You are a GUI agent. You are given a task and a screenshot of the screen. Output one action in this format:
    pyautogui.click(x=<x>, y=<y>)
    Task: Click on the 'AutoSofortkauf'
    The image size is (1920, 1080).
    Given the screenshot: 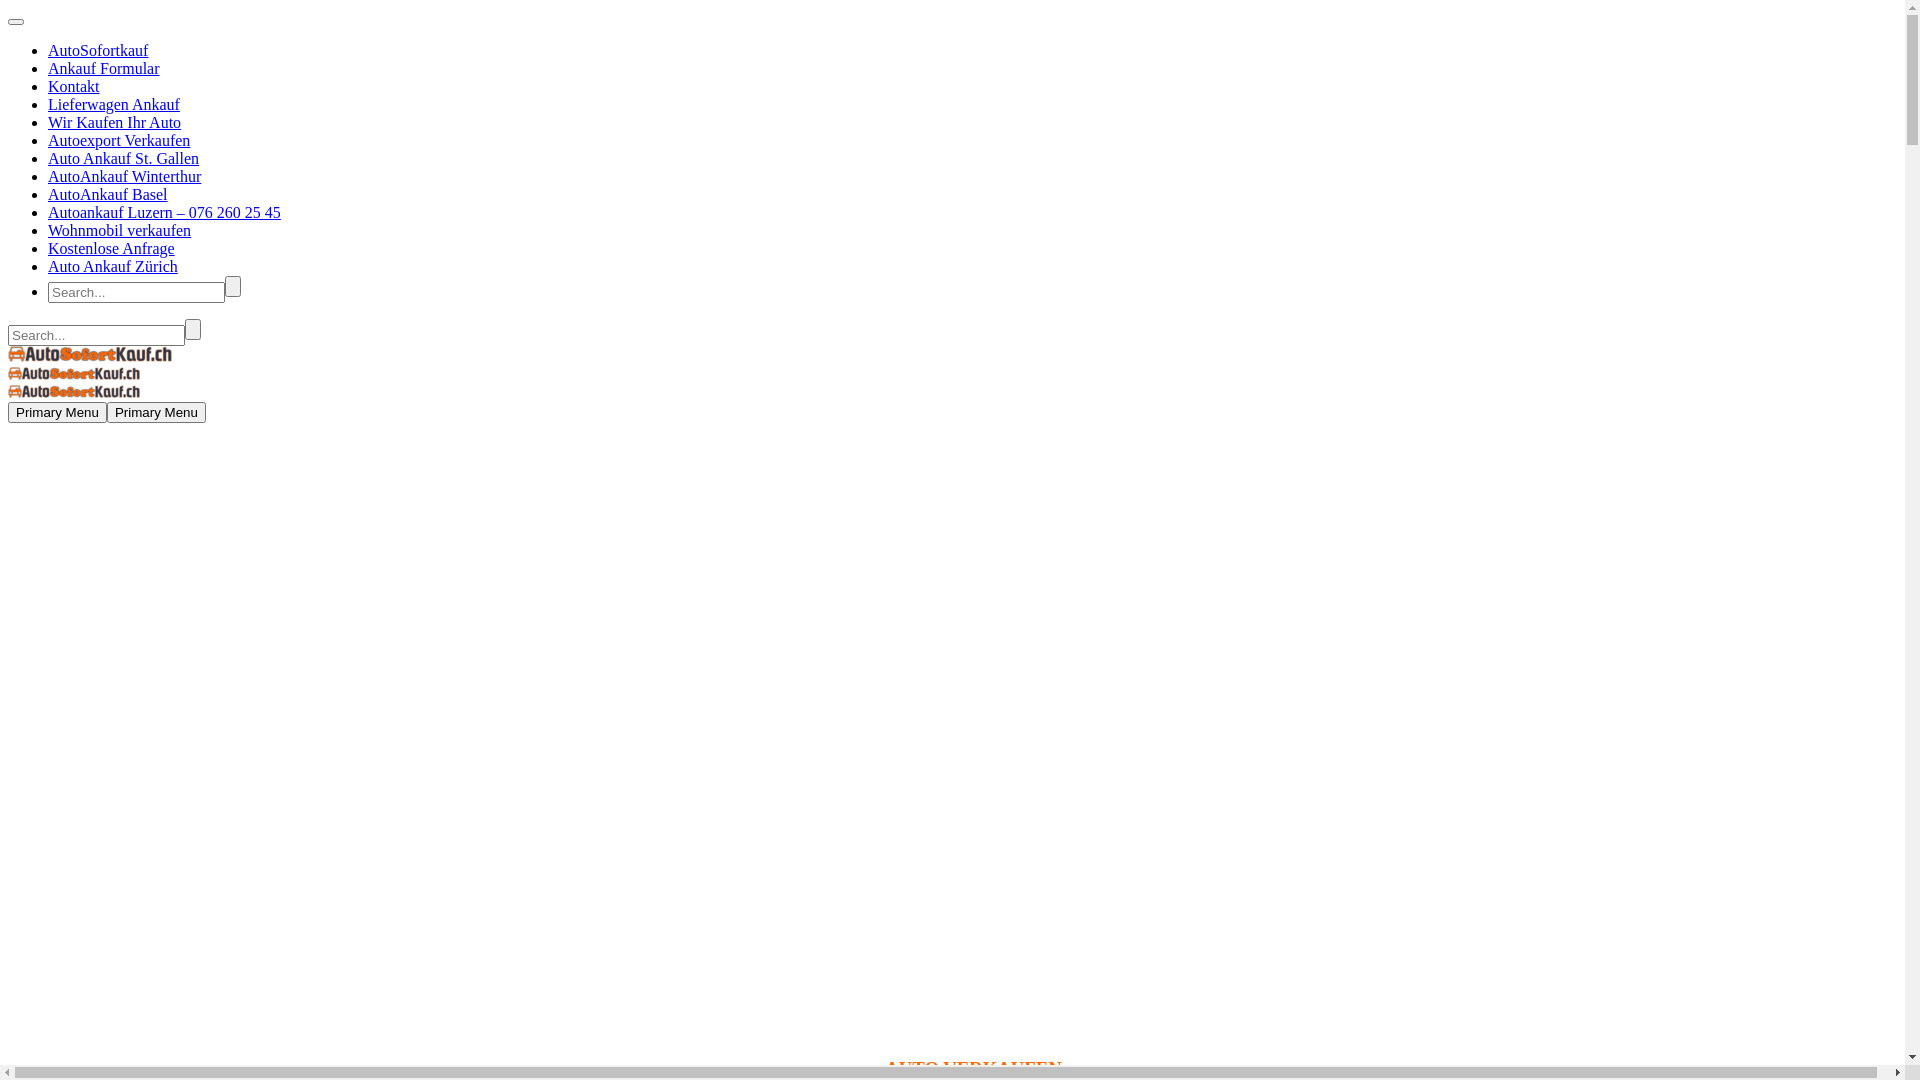 What is the action you would take?
    pyautogui.click(x=96, y=49)
    